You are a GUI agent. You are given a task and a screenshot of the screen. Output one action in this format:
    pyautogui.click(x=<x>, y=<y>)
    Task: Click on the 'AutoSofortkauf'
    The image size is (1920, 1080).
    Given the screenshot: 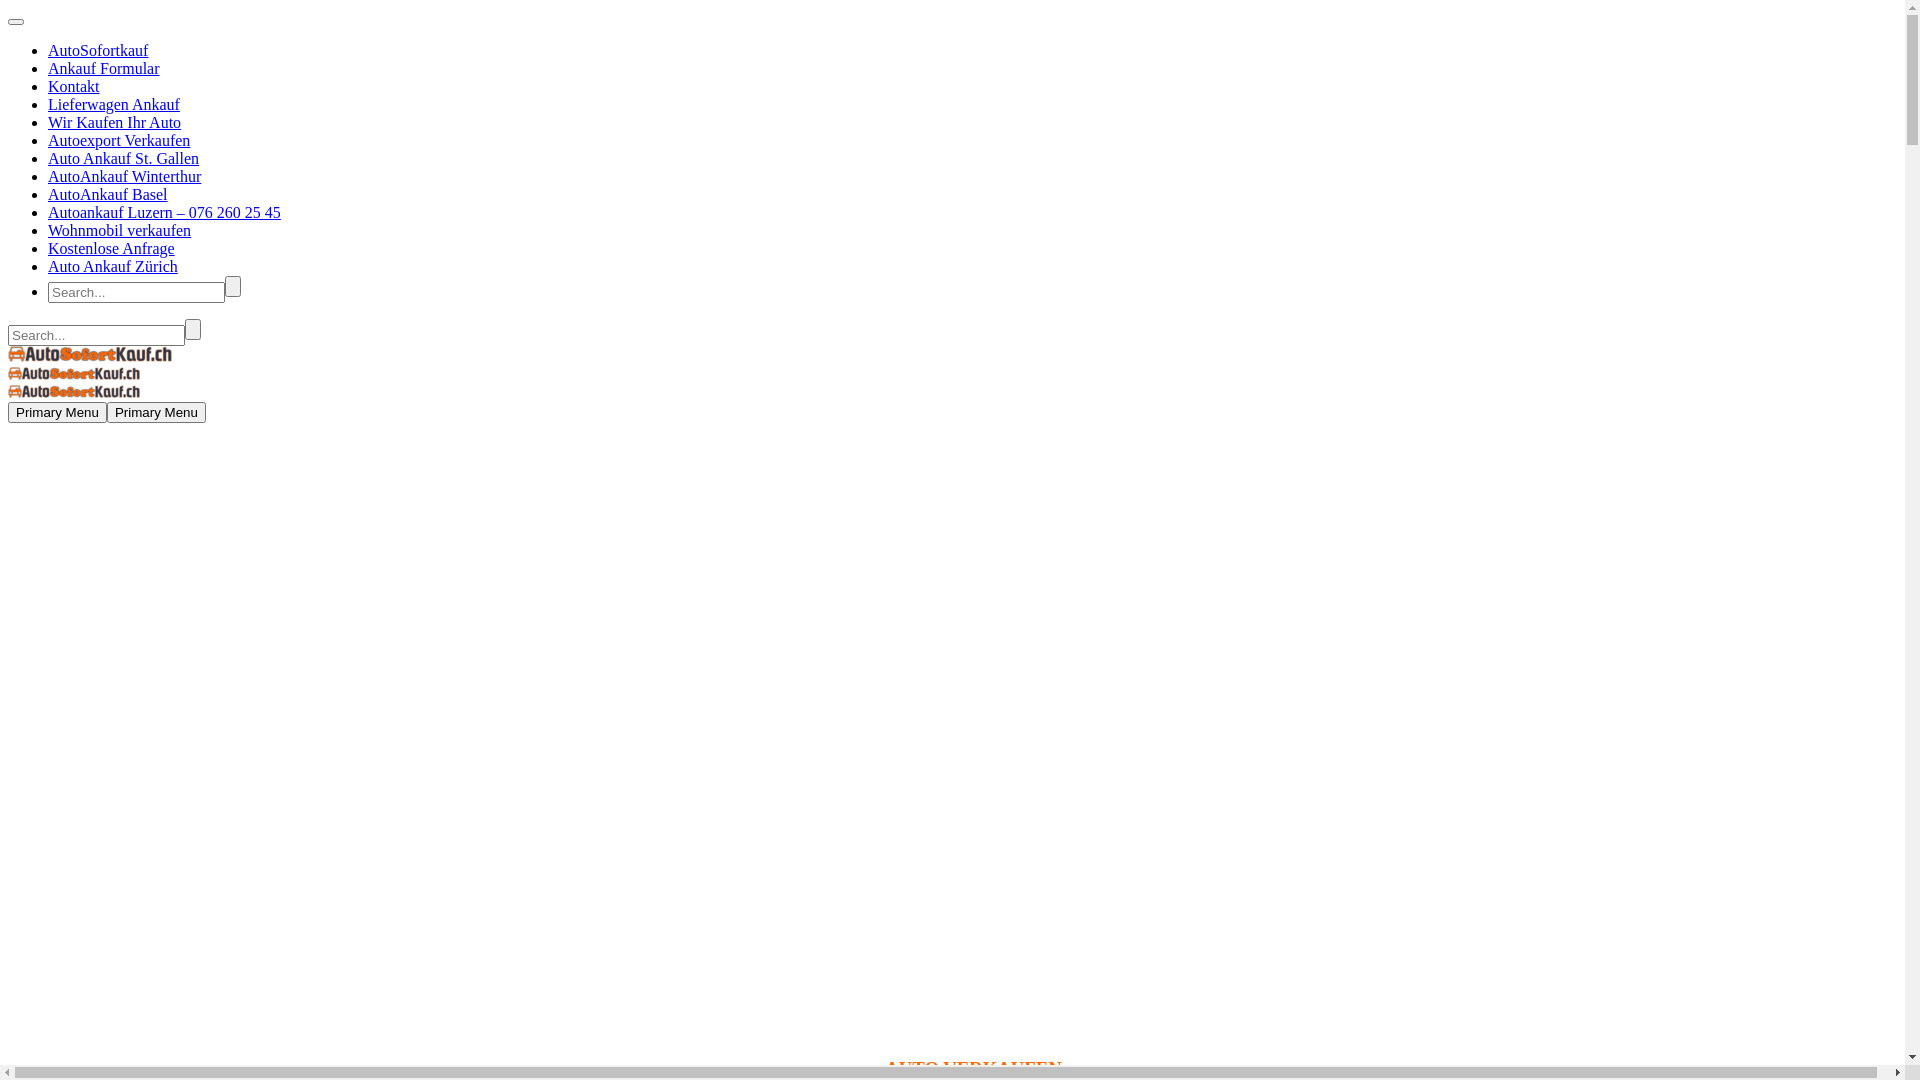 What is the action you would take?
    pyautogui.click(x=96, y=49)
    